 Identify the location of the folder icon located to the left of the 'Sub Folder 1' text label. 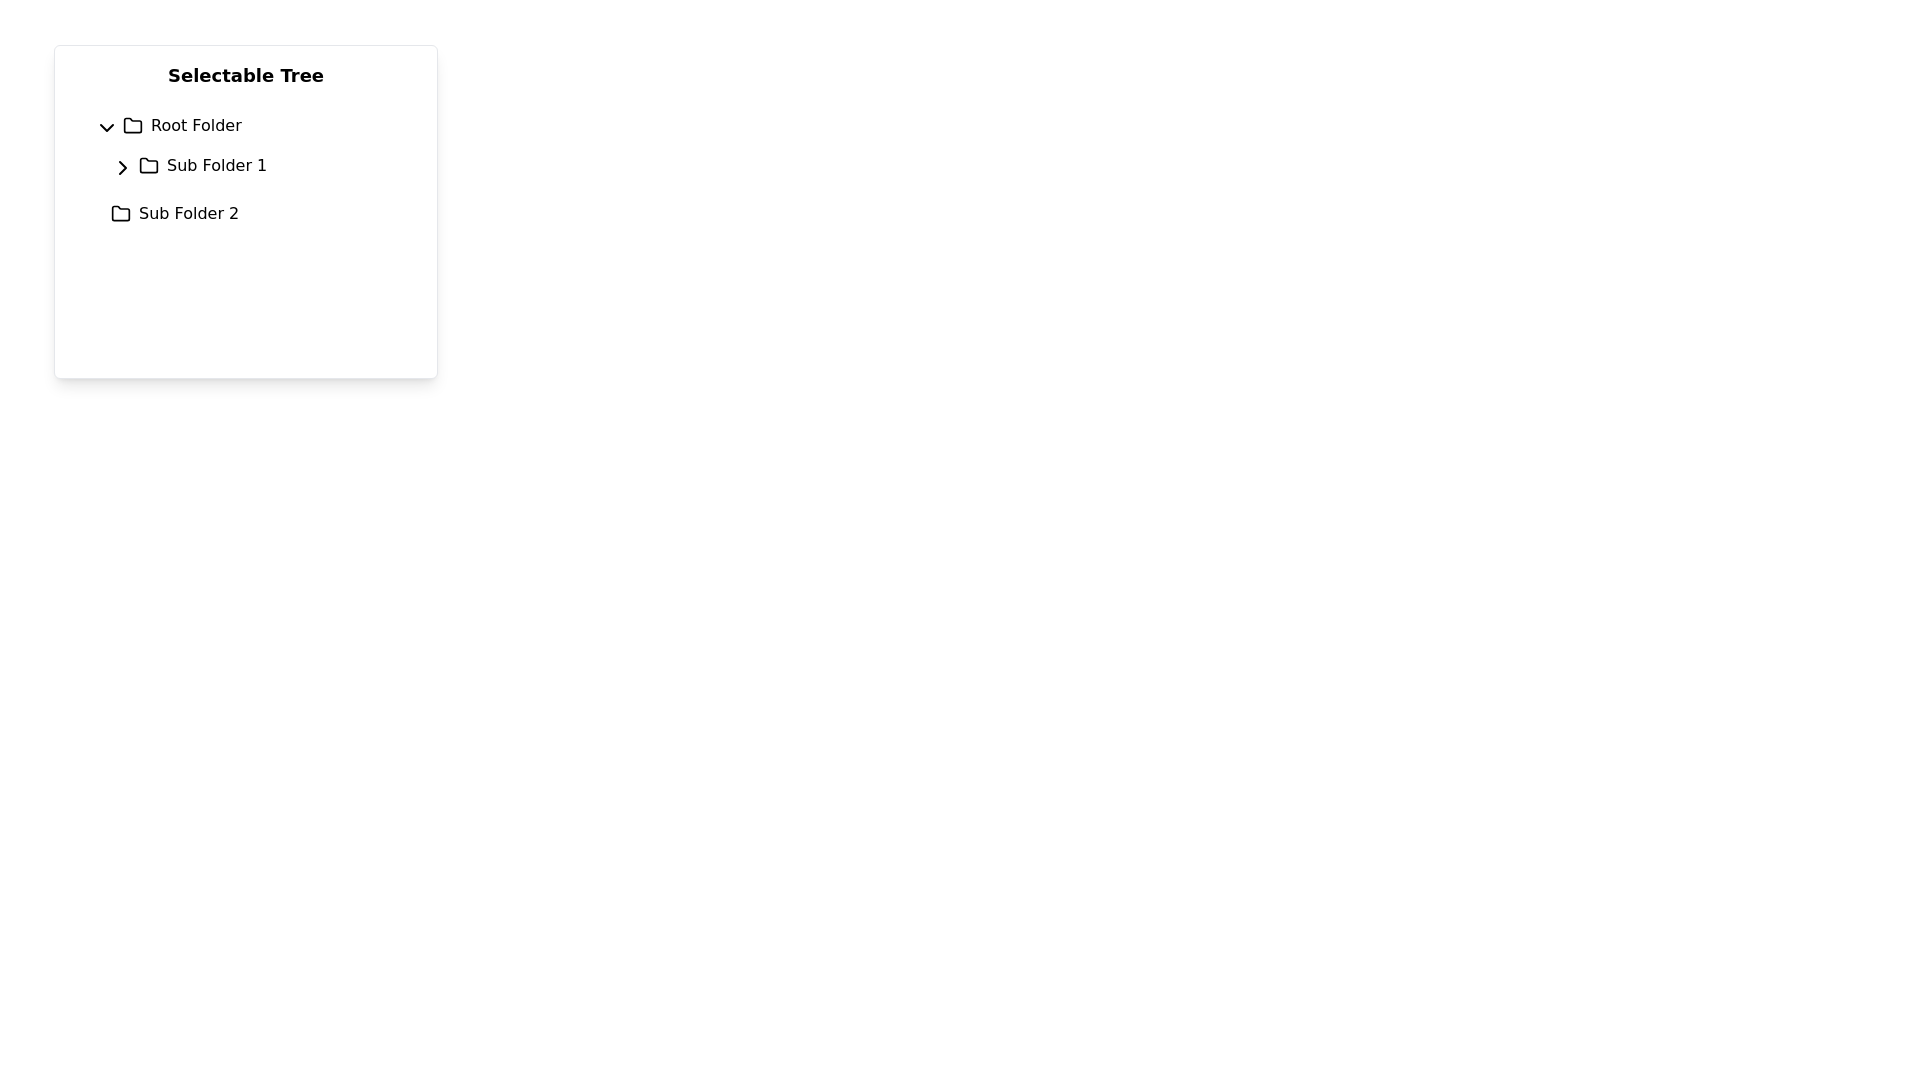
(147, 164).